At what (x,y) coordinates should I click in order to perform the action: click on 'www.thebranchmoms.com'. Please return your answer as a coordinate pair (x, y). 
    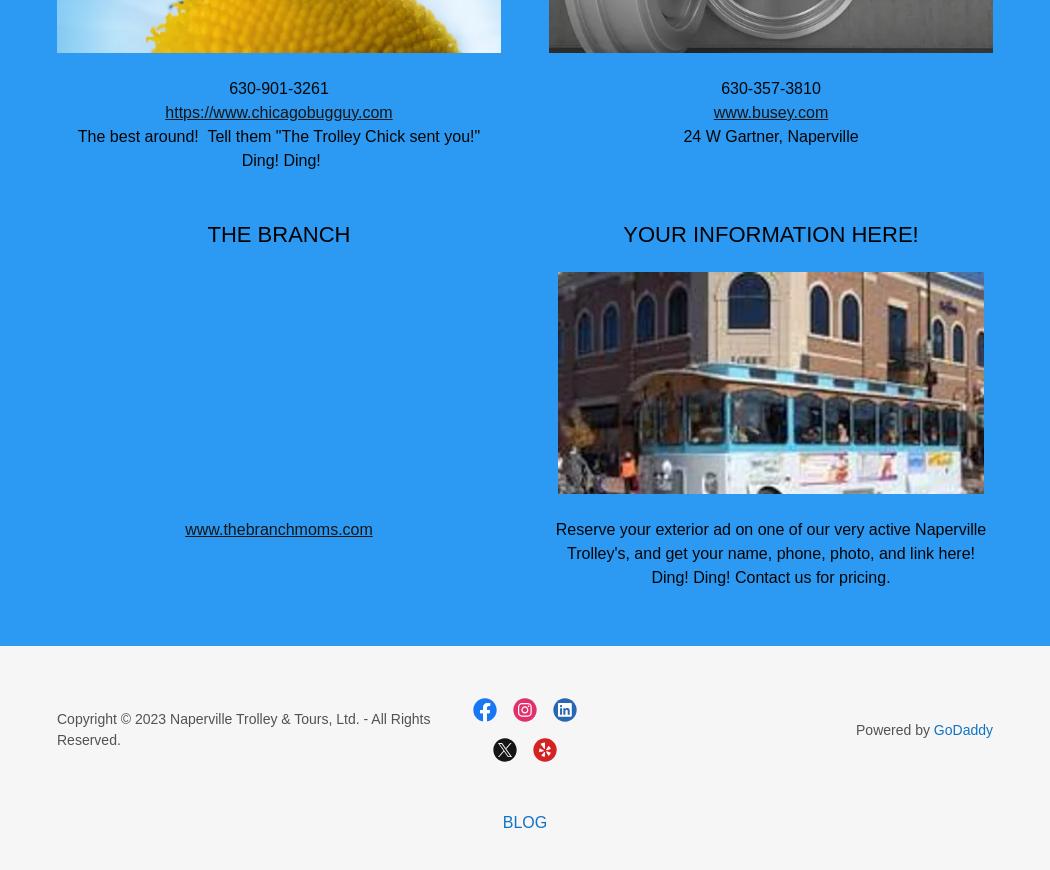
    Looking at the image, I should click on (277, 528).